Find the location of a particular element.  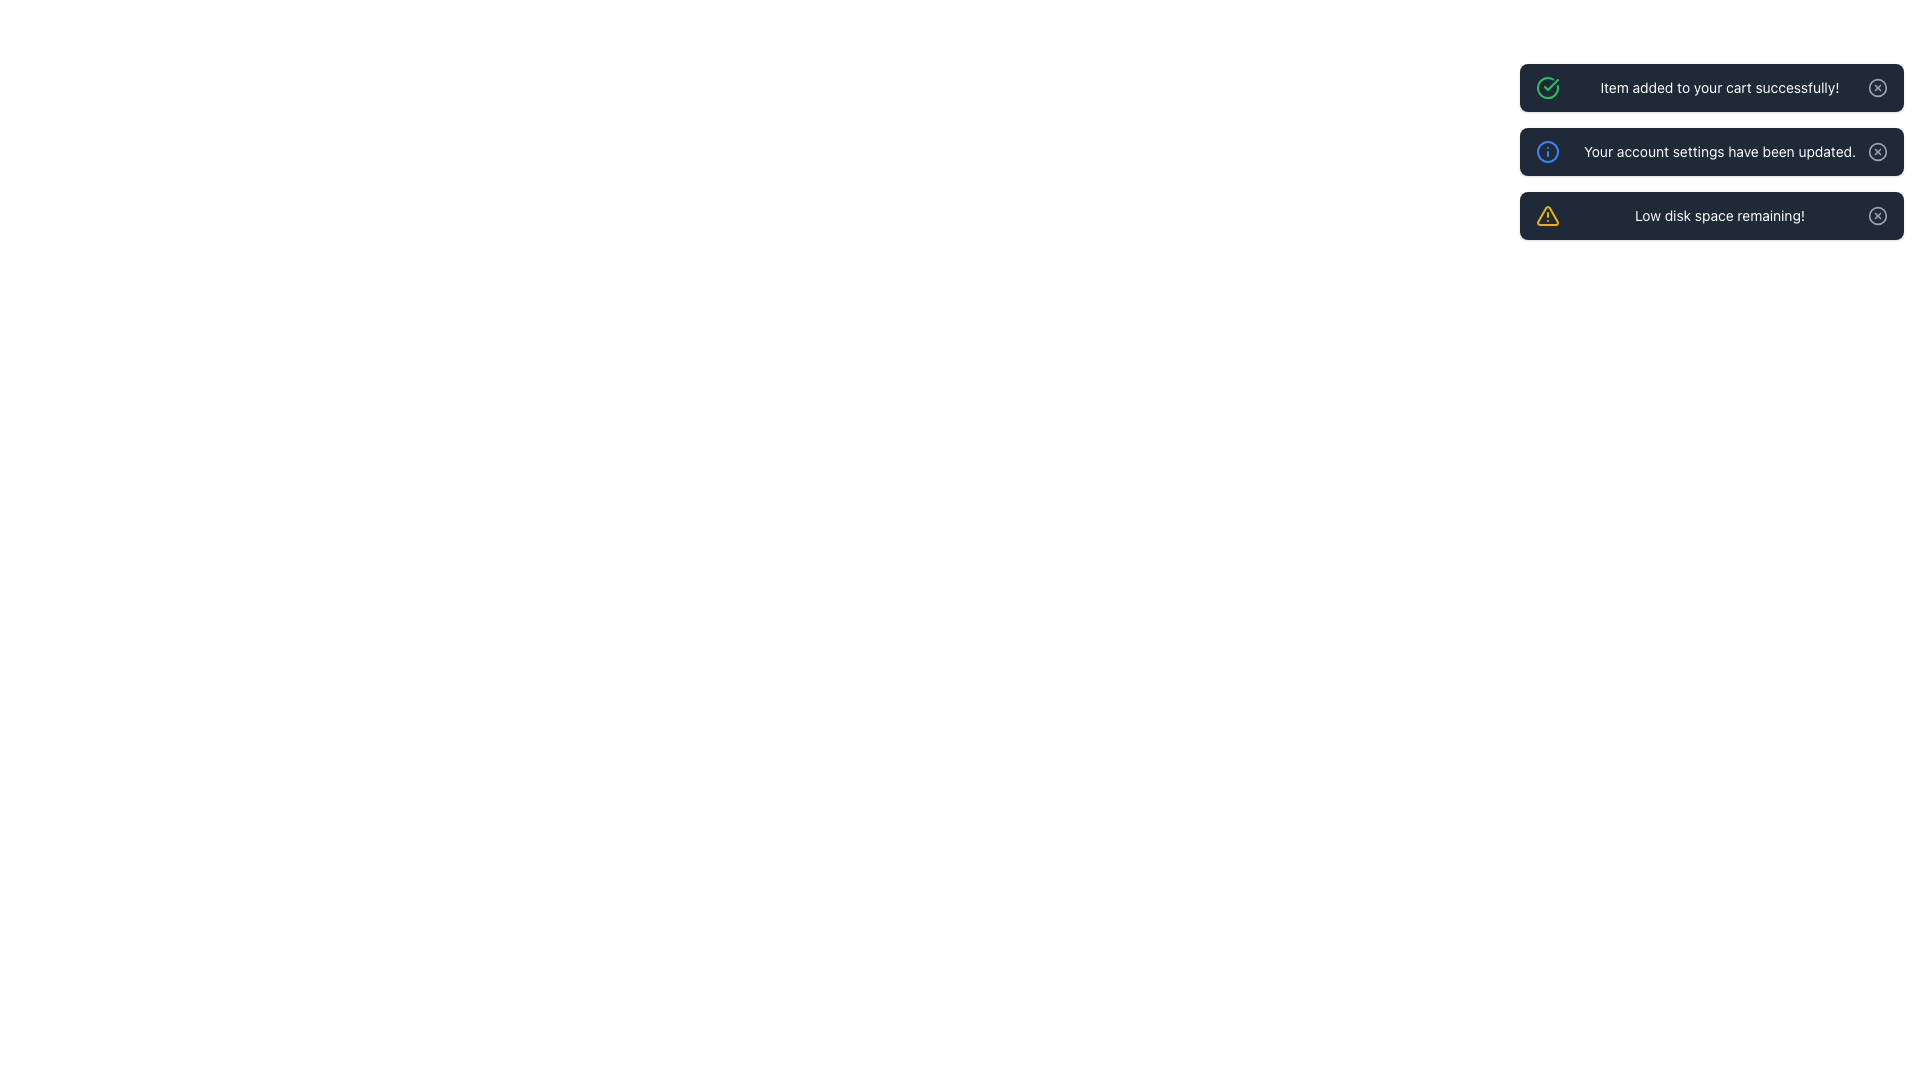

the notification text indicating that the account settings have been successfully updated, which is the middle notification among three vertically stacked notifications is located at coordinates (1718, 150).